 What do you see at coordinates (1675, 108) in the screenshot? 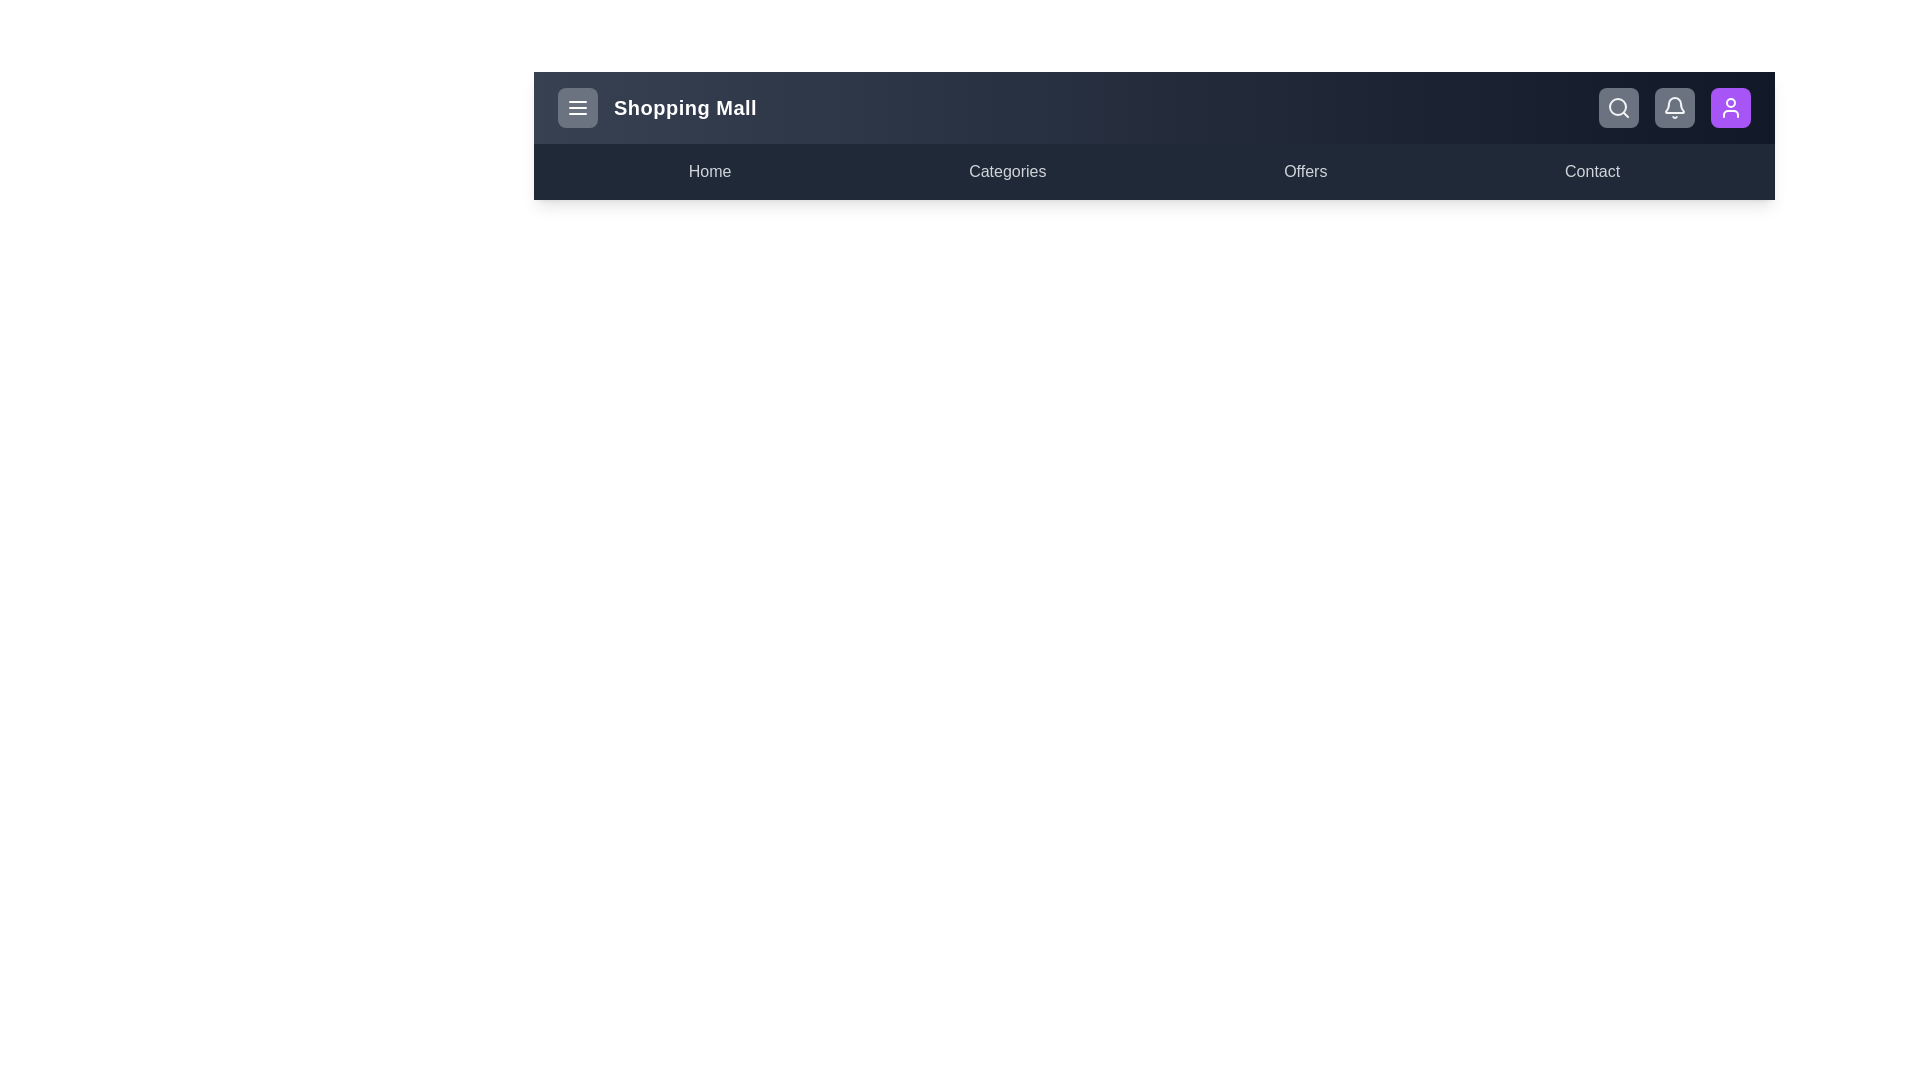
I see `the notifications button` at bounding box center [1675, 108].